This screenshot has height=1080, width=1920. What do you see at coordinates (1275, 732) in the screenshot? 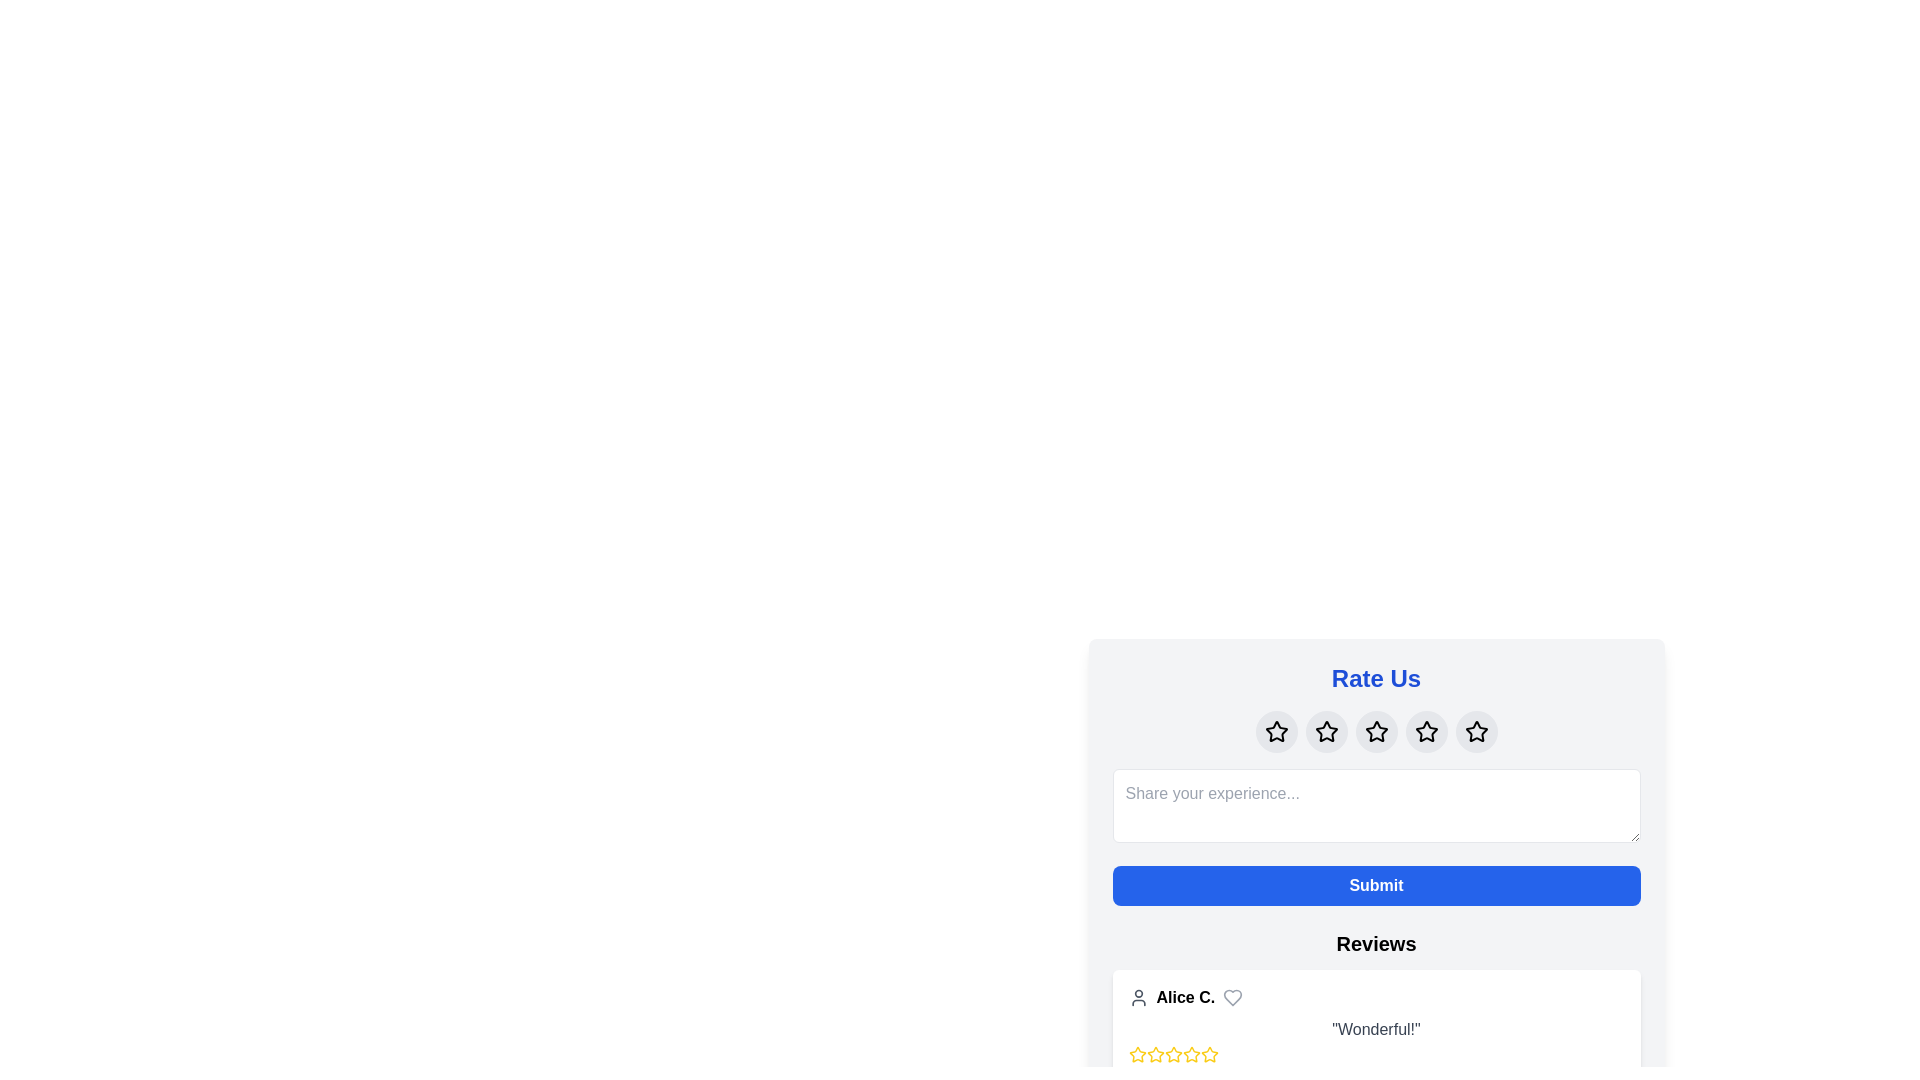
I see `the circular button with a gray background and a star-shaped icon outlined in black, located at the top of the feedback dialog` at bounding box center [1275, 732].